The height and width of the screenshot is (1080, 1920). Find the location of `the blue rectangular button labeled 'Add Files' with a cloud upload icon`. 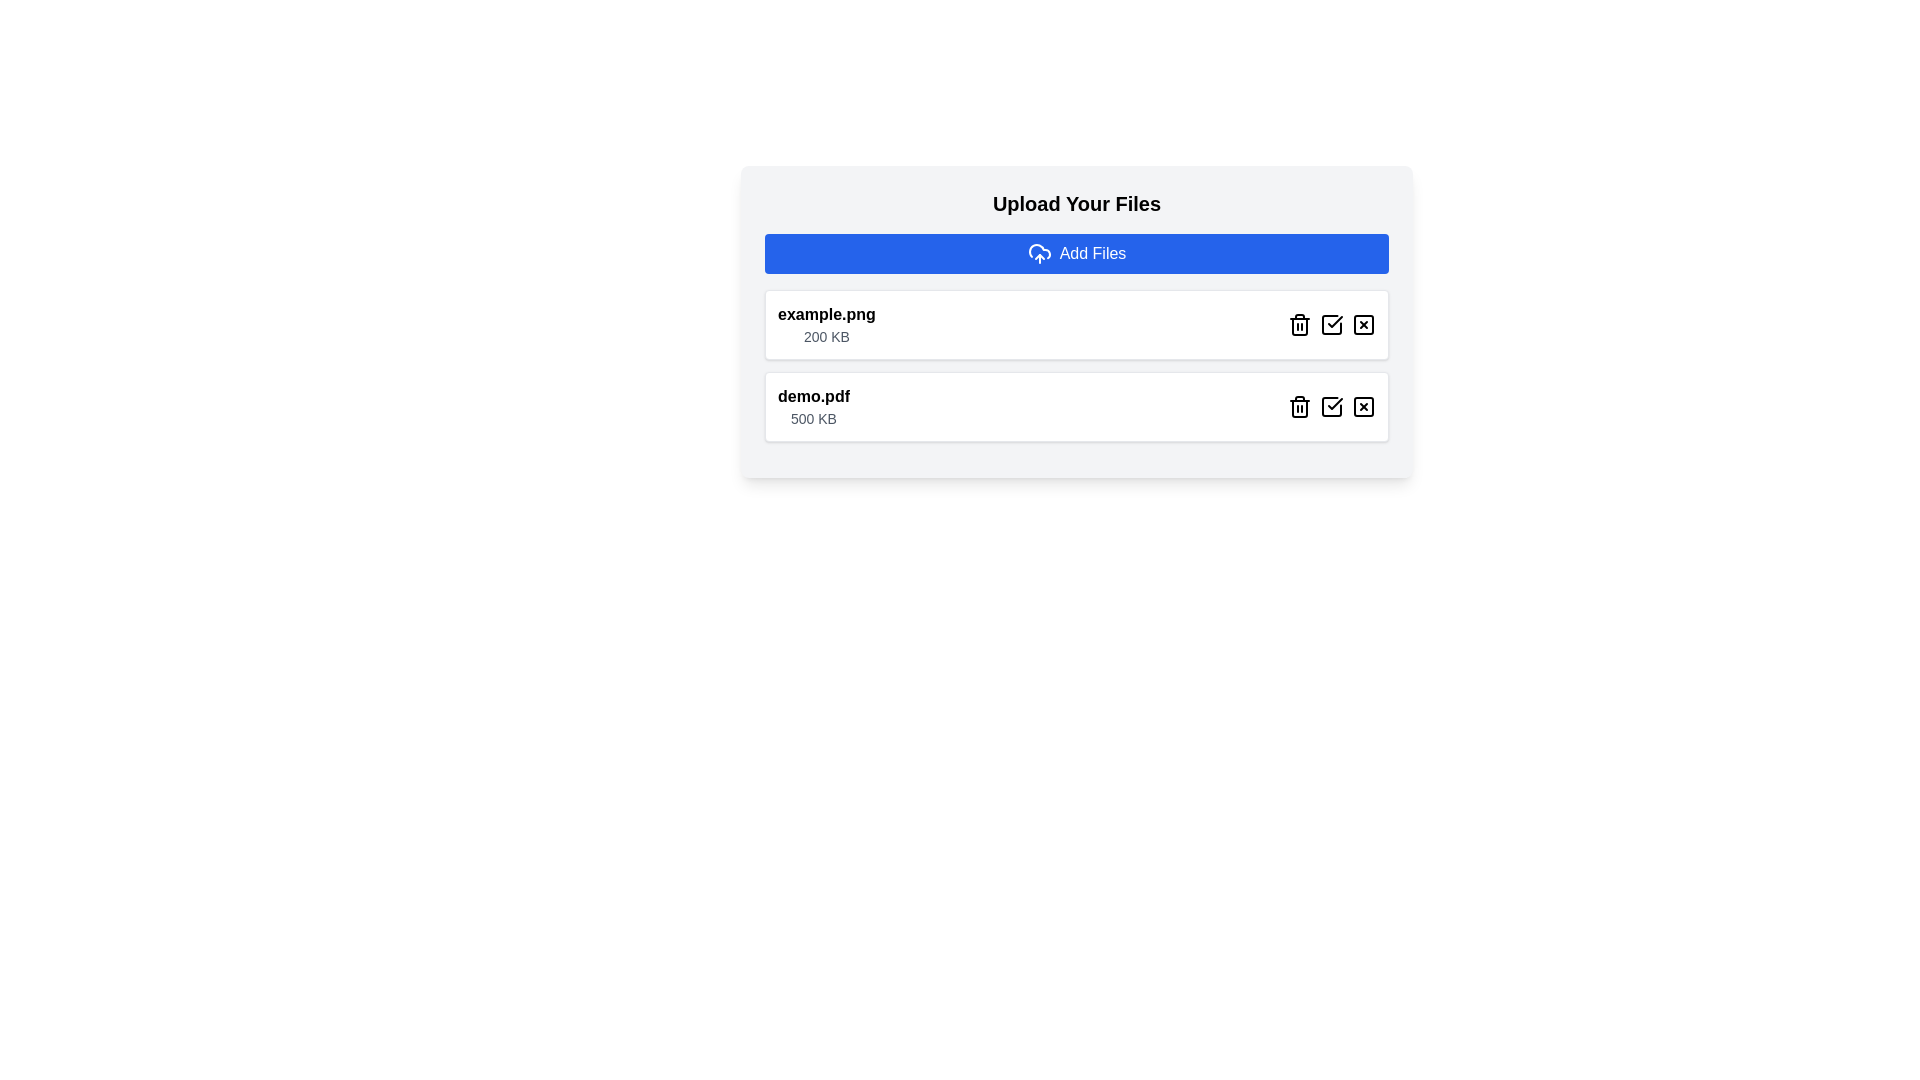

the blue rectangular button labeled 'Add Files' with a cloud upload icon is located at coordinates (1075, 253).